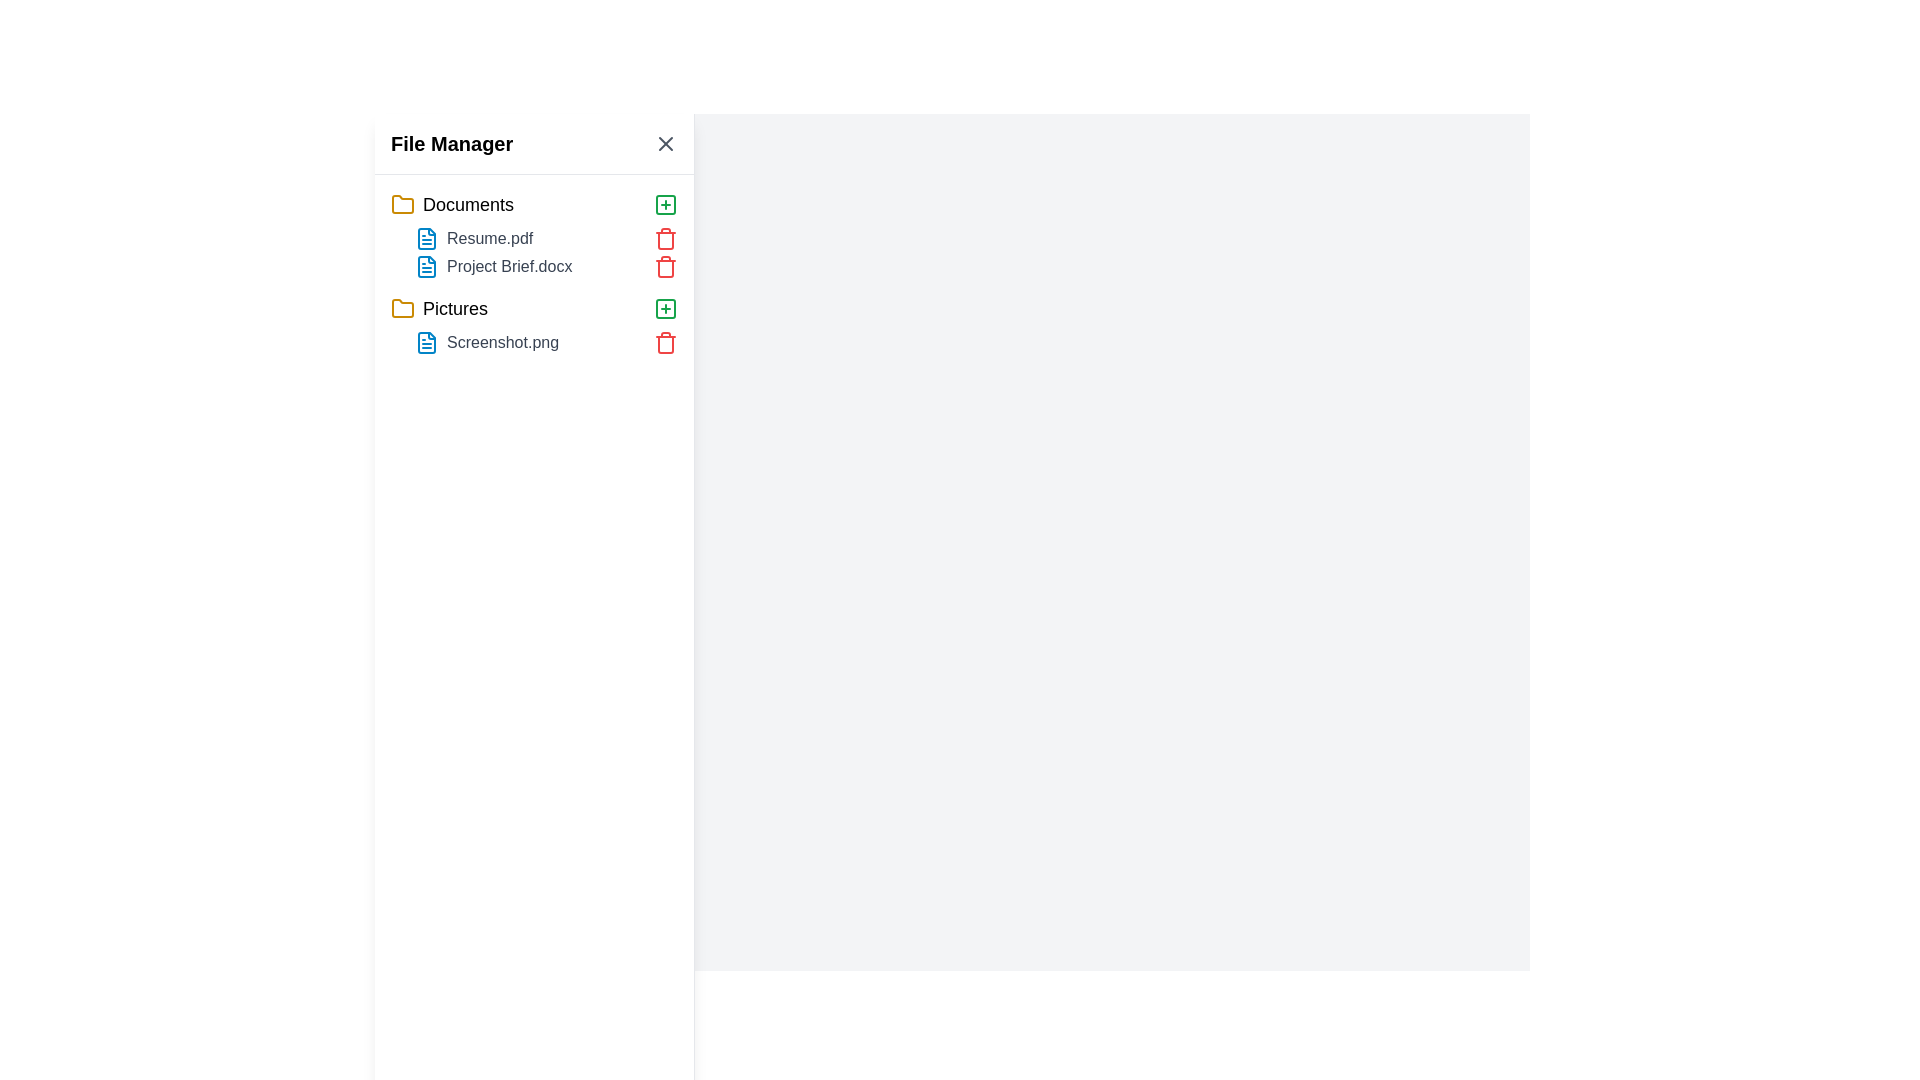  Describe the element at coordinates (666, 268) in the screenshot. I see `the vertical segment of the trash can icon, which is styled with a red hue and indicates a delete action` at that location.